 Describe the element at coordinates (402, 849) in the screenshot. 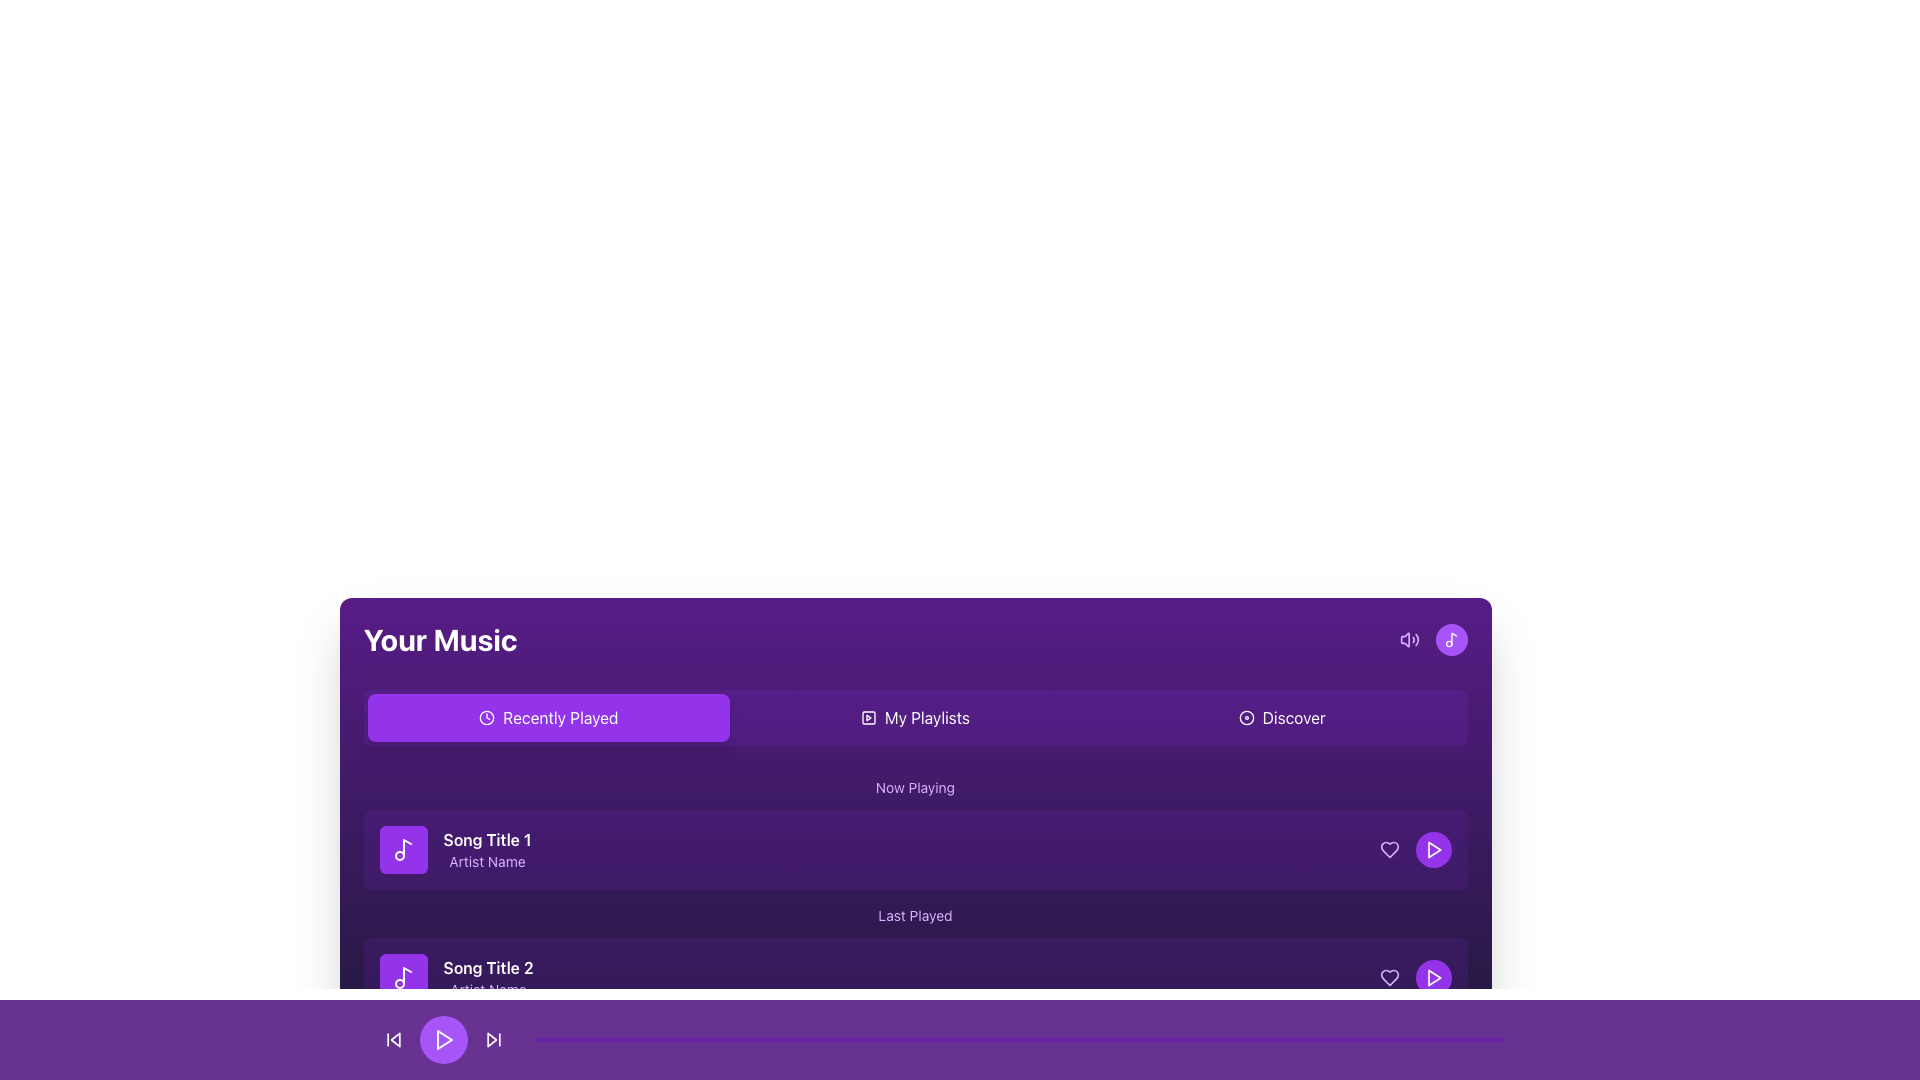

I see `the musical note icon within the purple button associated with 'Song Title 1' in the 'Recently Played' section of 'Your Music'` at that location.